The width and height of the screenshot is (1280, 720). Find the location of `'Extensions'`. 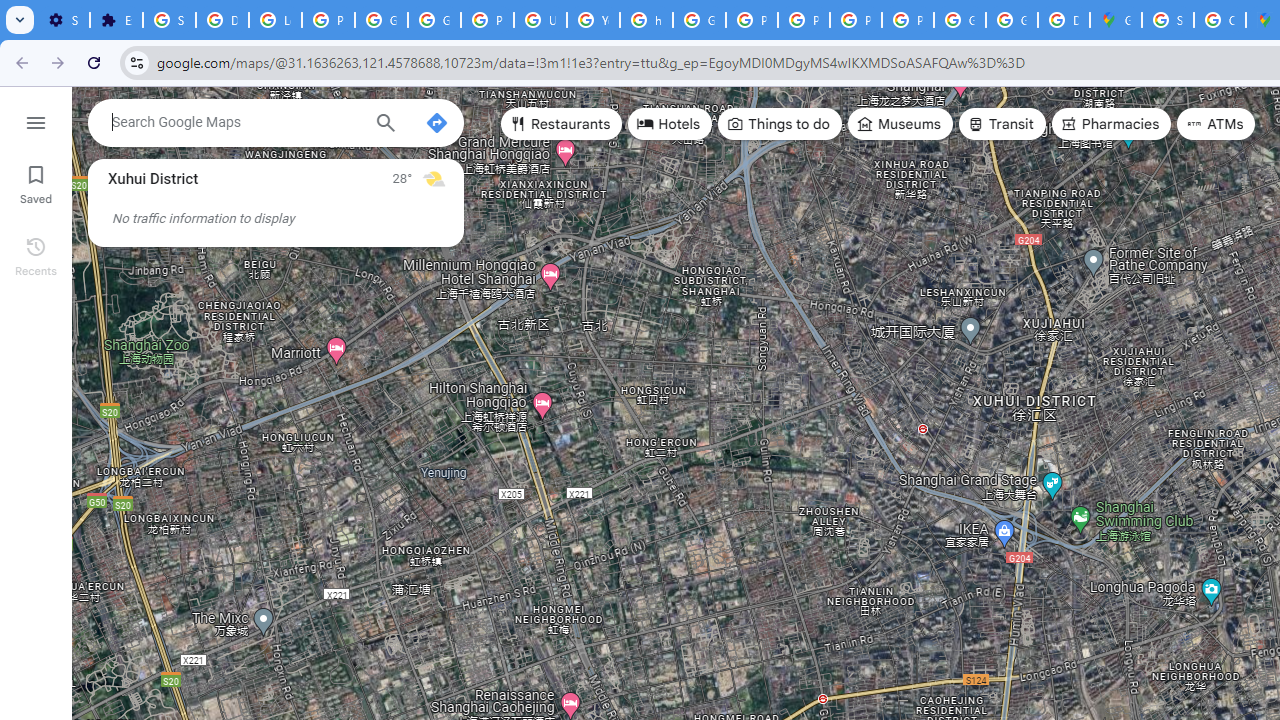

'Extensions' is located at coordinates (115, 20).